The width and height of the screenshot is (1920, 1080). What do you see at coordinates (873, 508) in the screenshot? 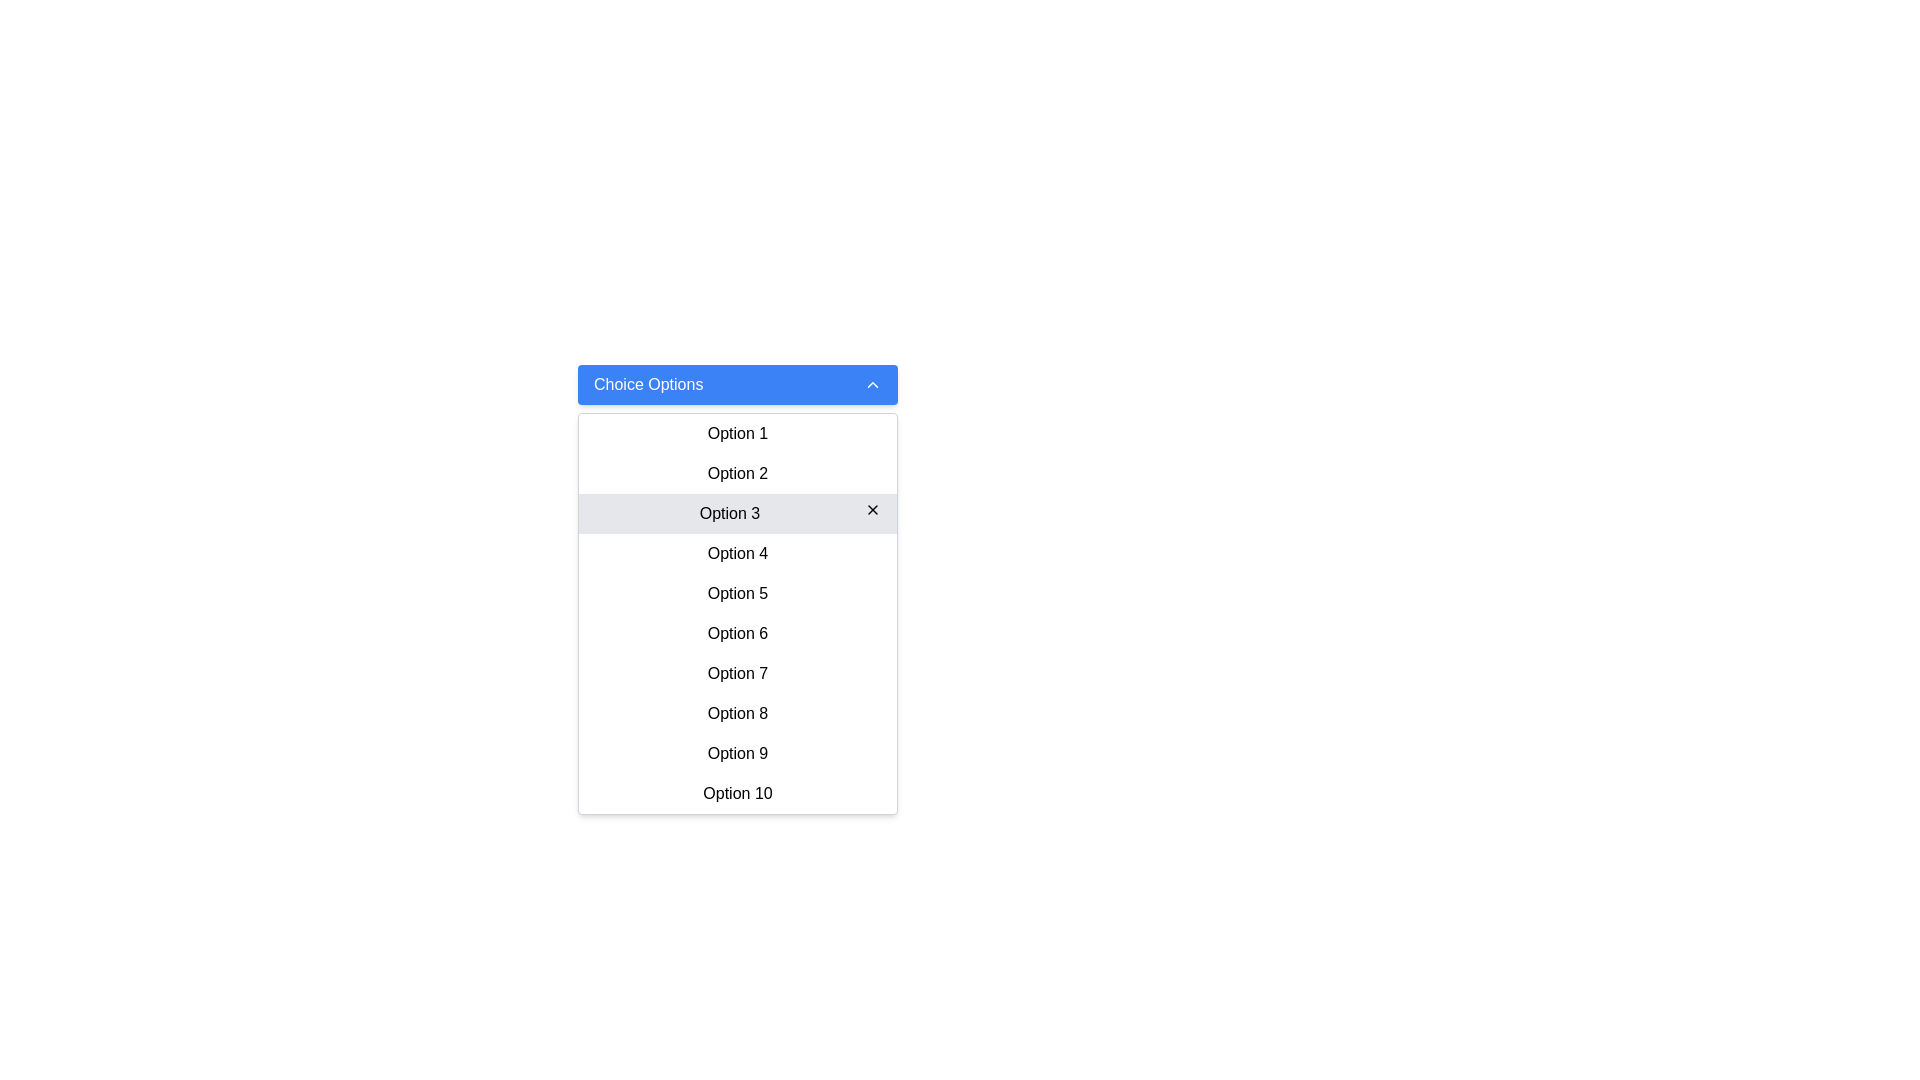
I see `the 'X' icon button located to the far right of the 'Option 3' list item` at bounding box center [873, 508].